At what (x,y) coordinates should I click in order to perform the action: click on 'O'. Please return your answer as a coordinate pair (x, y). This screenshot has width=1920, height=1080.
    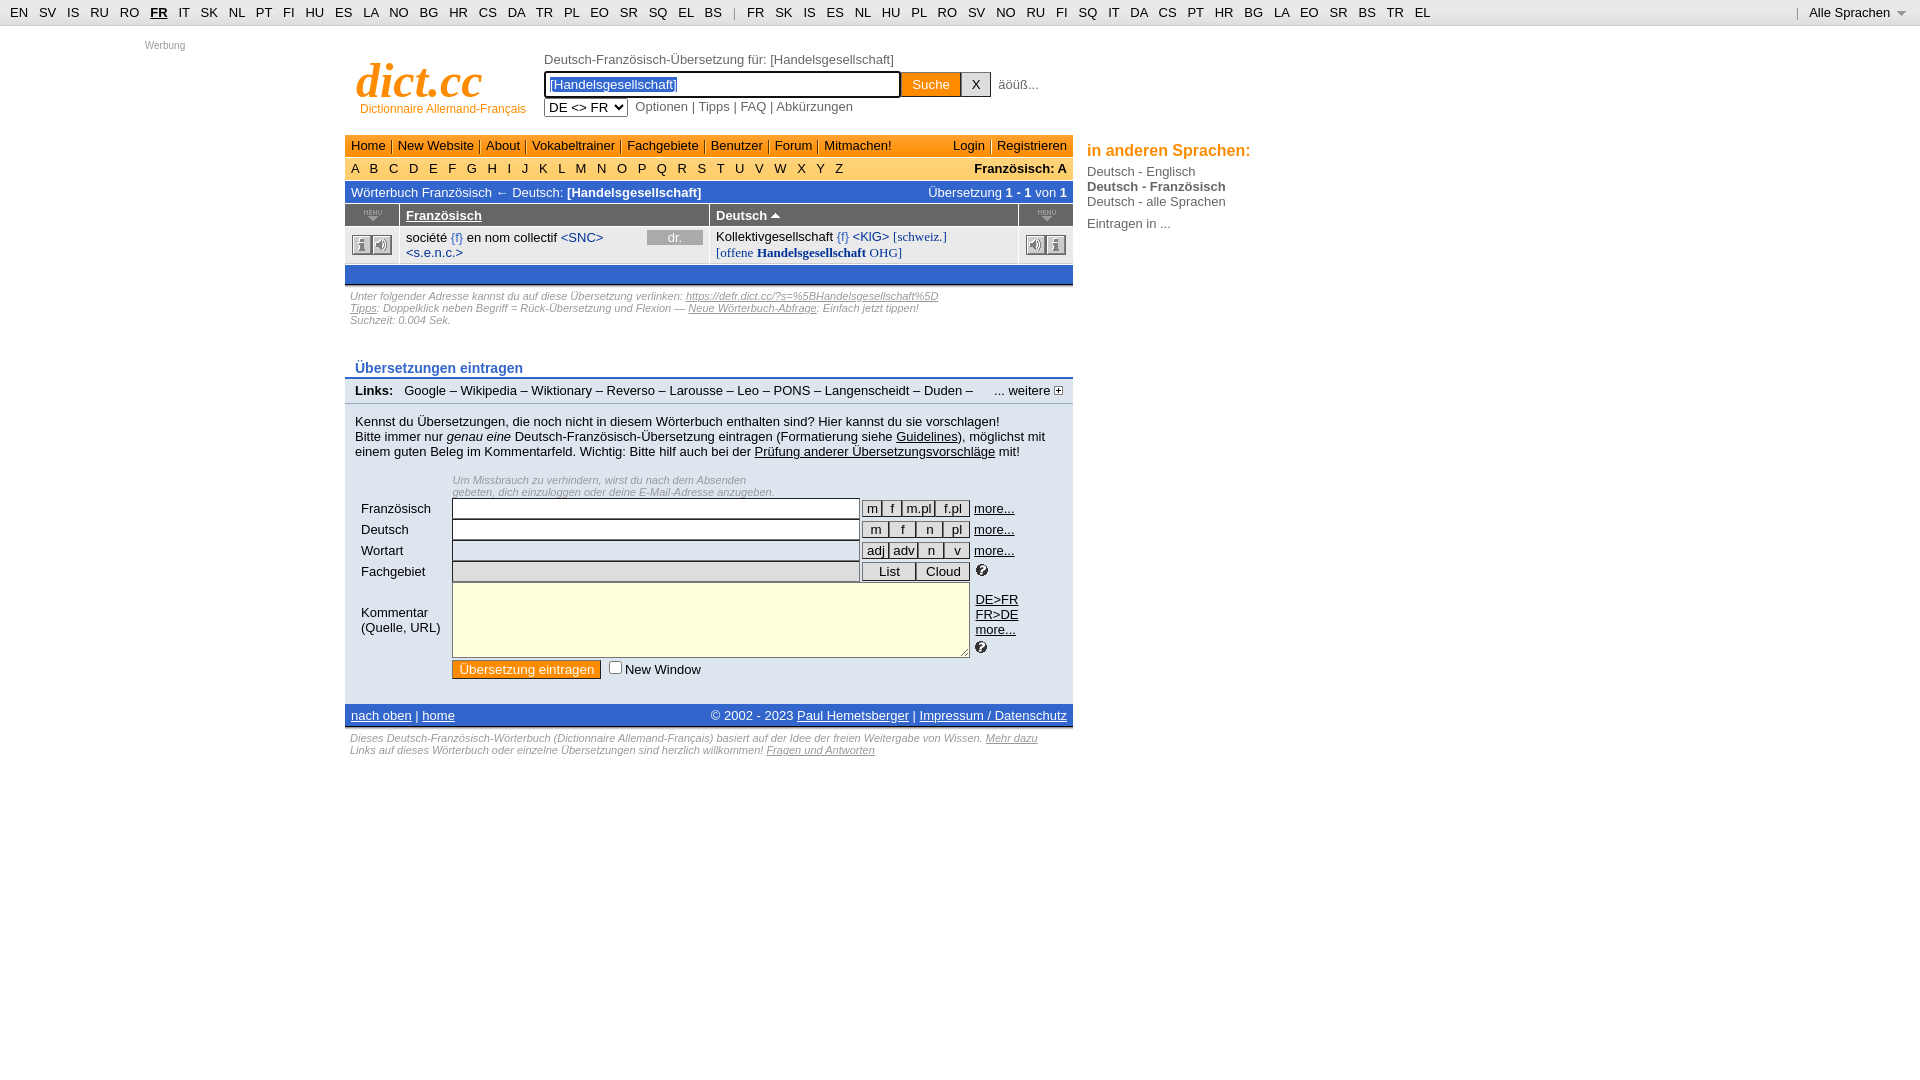
    Looking at the image, I should click on (620, 167).